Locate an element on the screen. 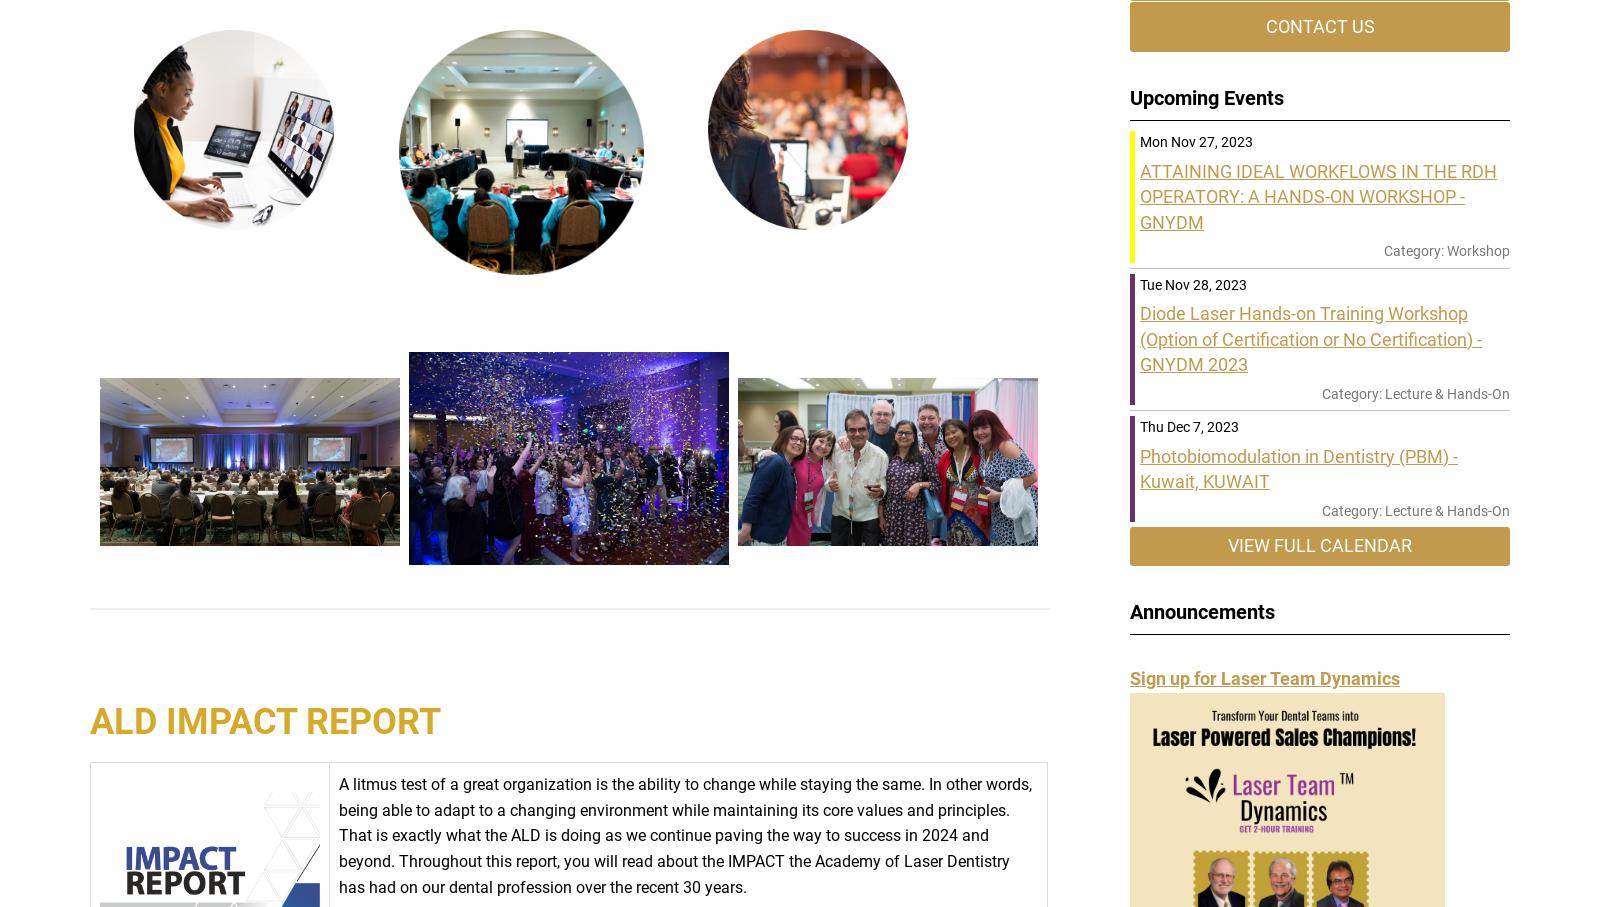 This screenshot has width=1600, height=907. 'A litmus test of a great organization is the ability to change while staying the same. In other words, being able to adapt to a changing environment while maintaining its core values and principles. That is exactly what the ALD is doing as we continue paving the way to success in 2024 and beyond. Throughout this report, you will read about the IMPACT the Academy of Laser Dentistry has had on our dental profession over the recent 30 years.' is located at coordinates (685, 834).